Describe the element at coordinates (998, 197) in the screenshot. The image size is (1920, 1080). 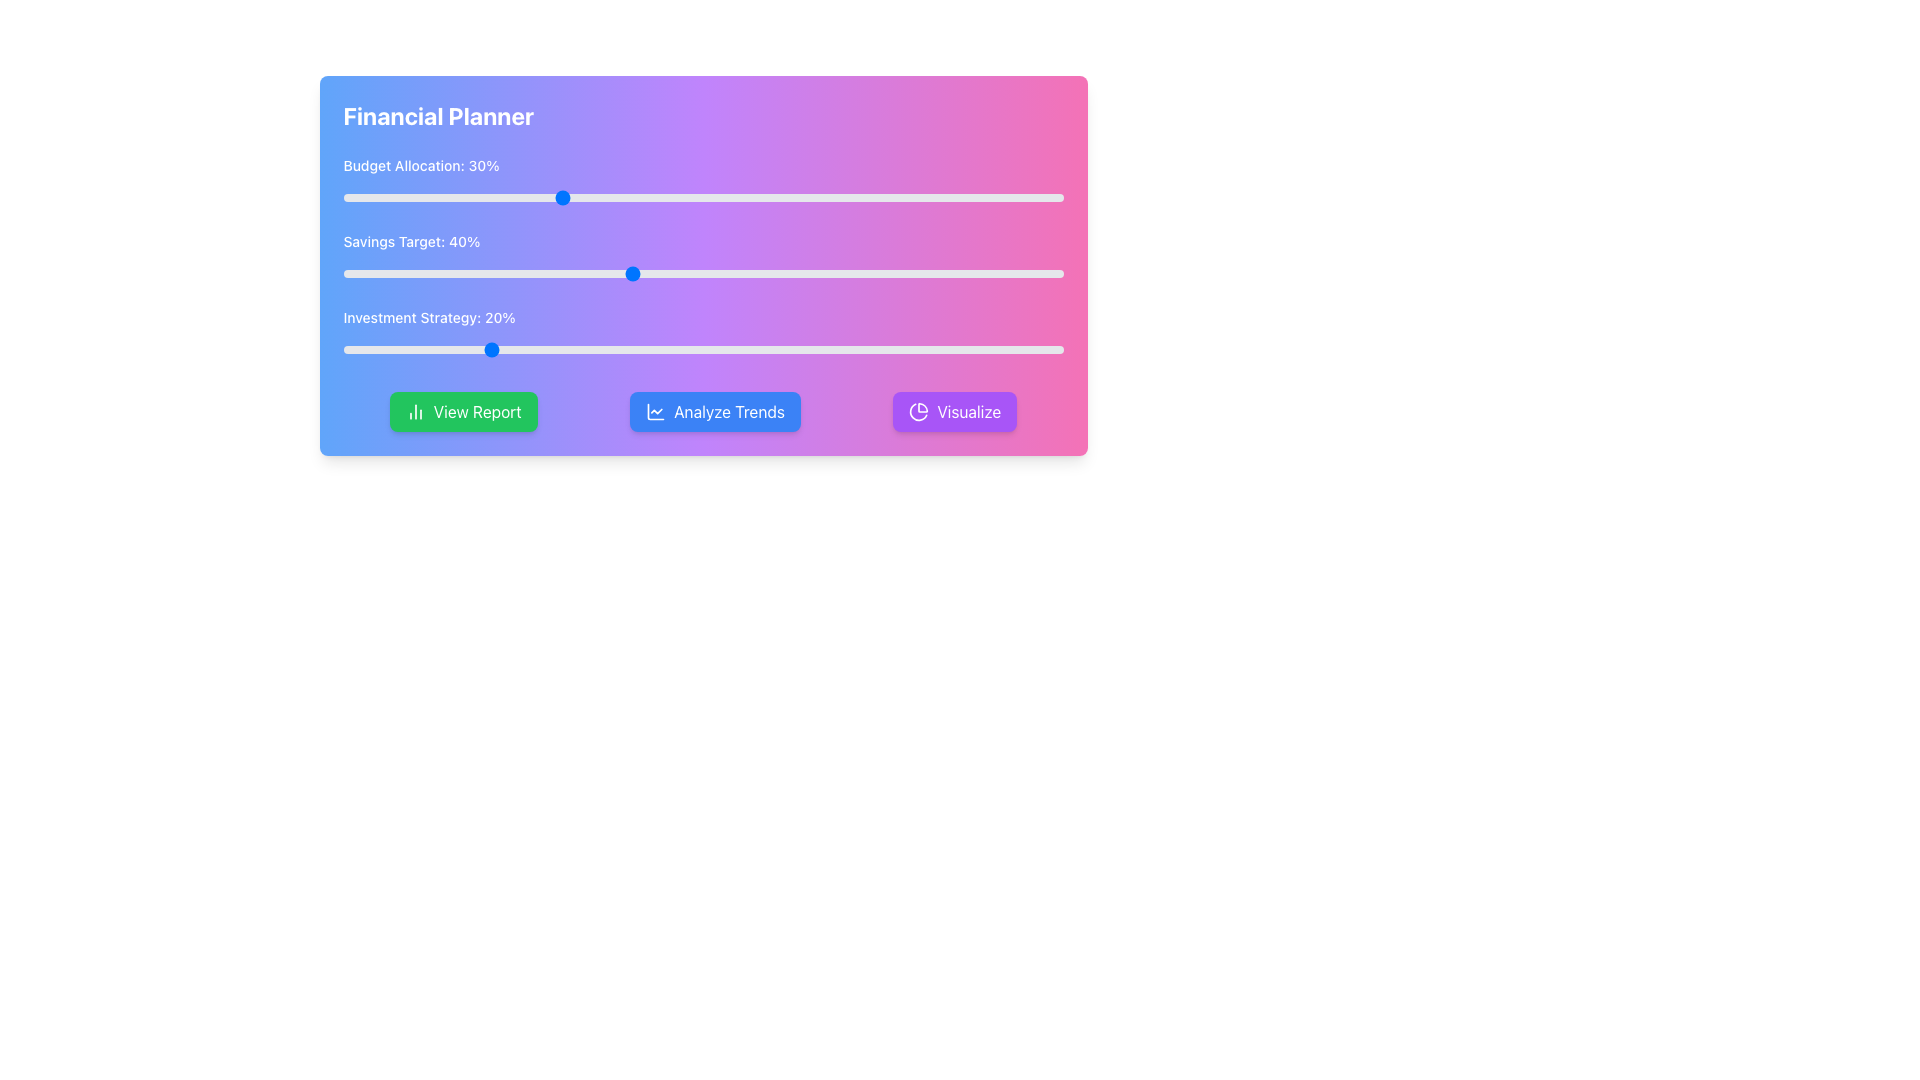
I see `the budget allocation slider` at that location.